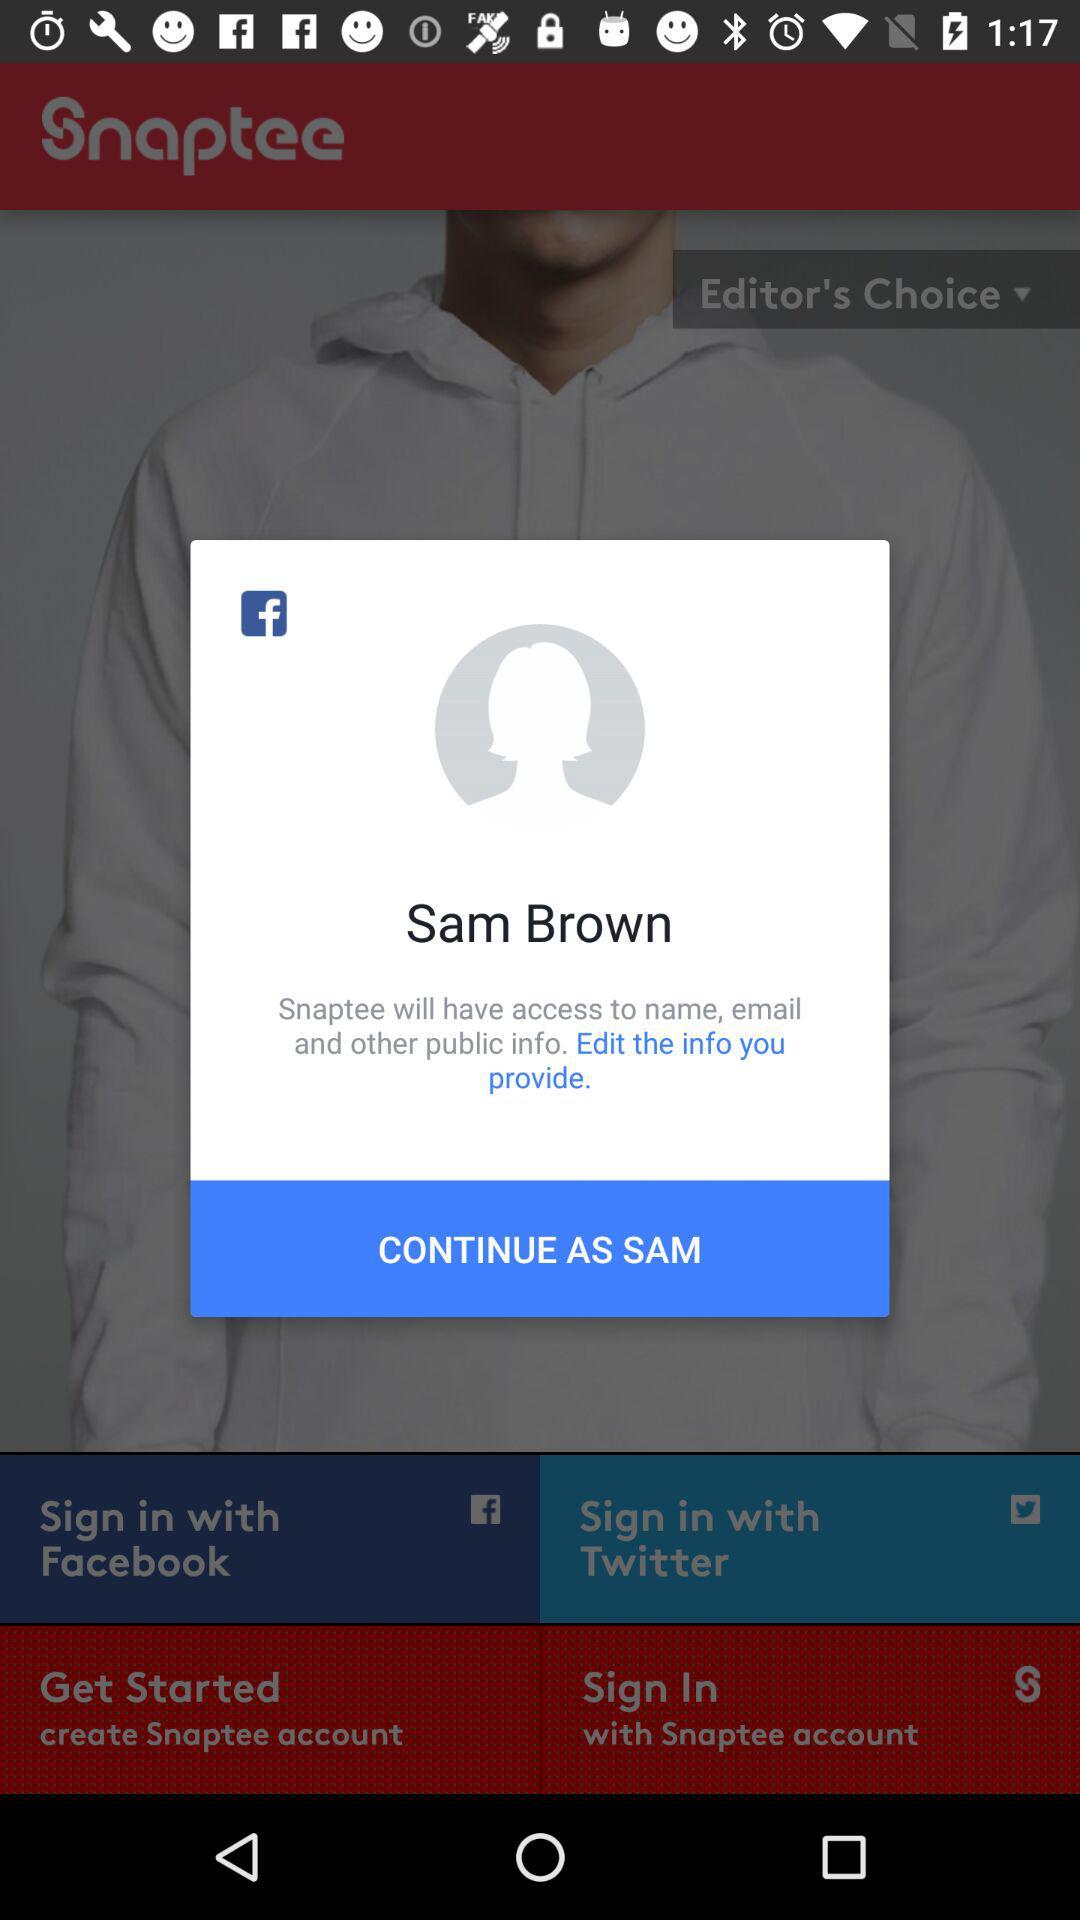  I want to click on the snaptee will have icon, so click(540, 1041).